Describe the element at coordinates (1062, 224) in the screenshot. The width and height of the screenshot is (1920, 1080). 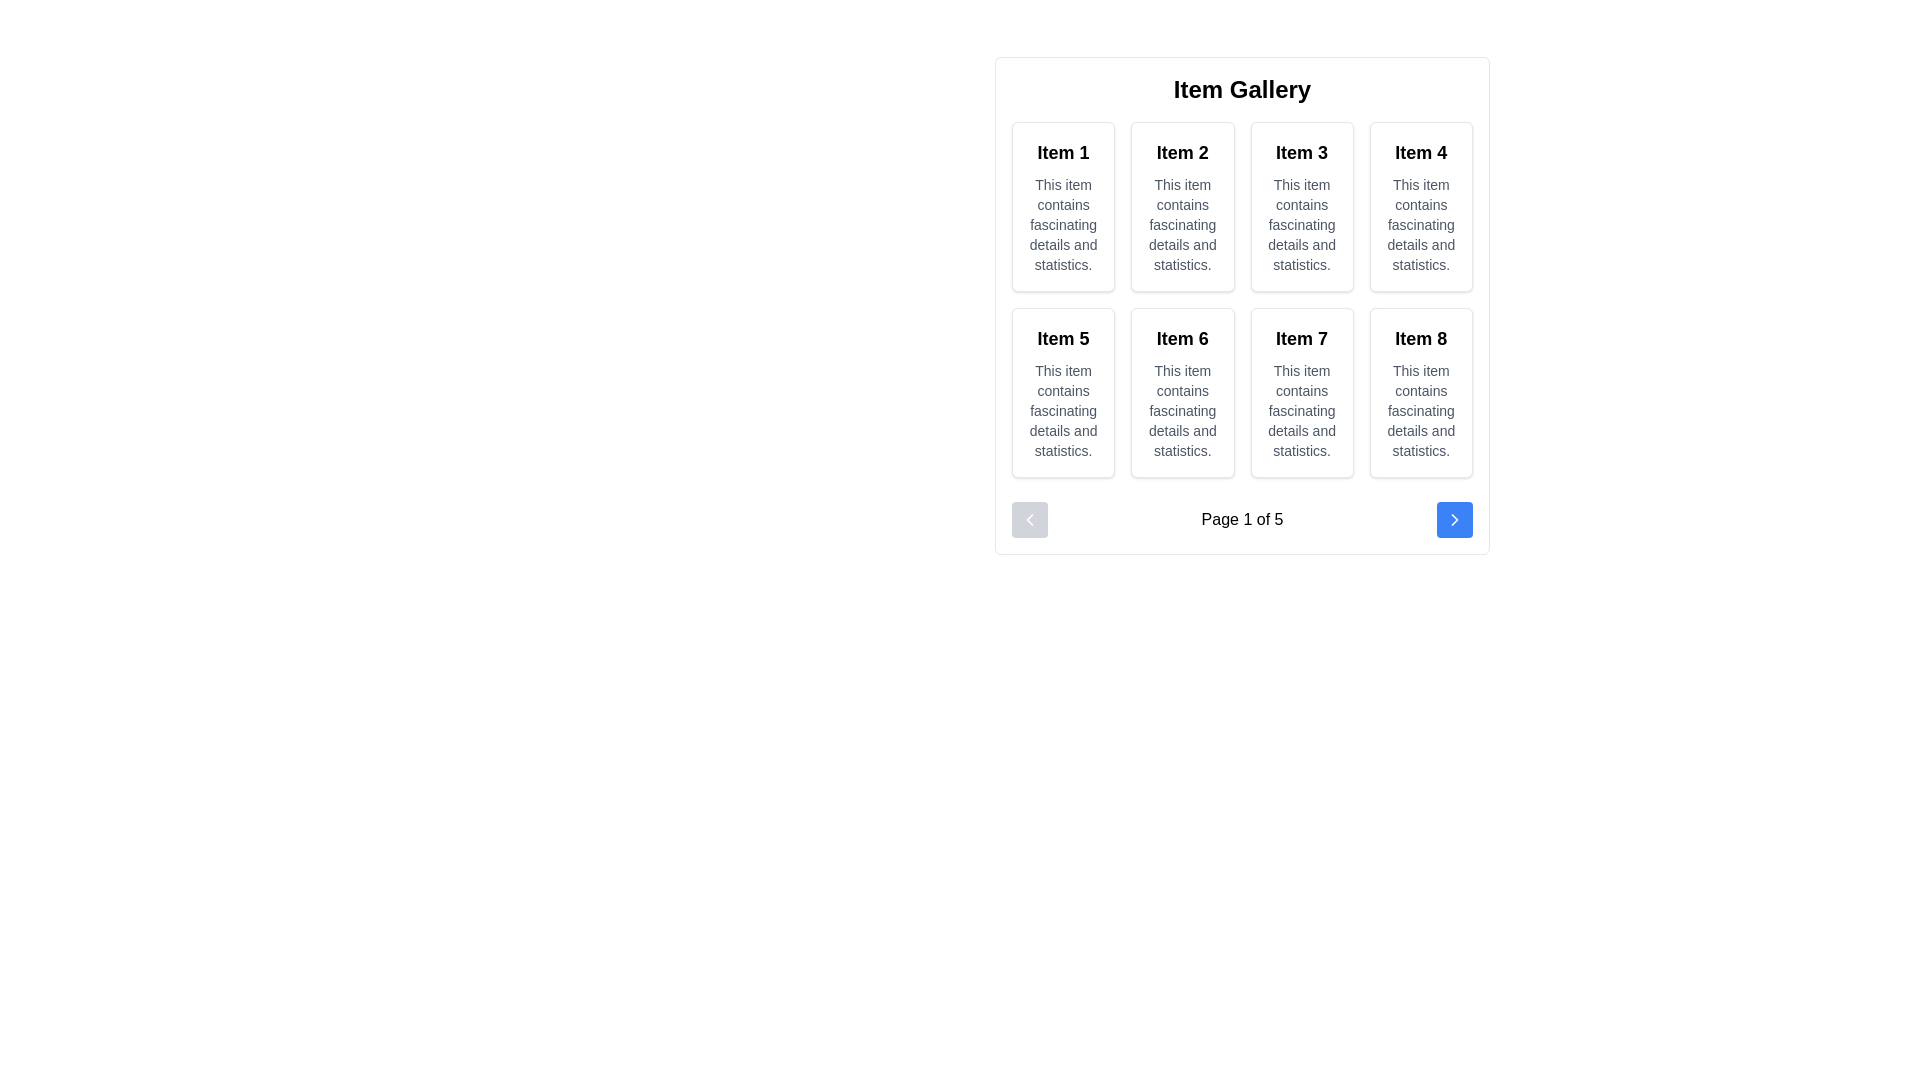
I see `the static text display that provides descriptive information about 'Item 1', located below the text 'Item 1' in the first card of the grid under the title 'Item Gallery'` at that location.